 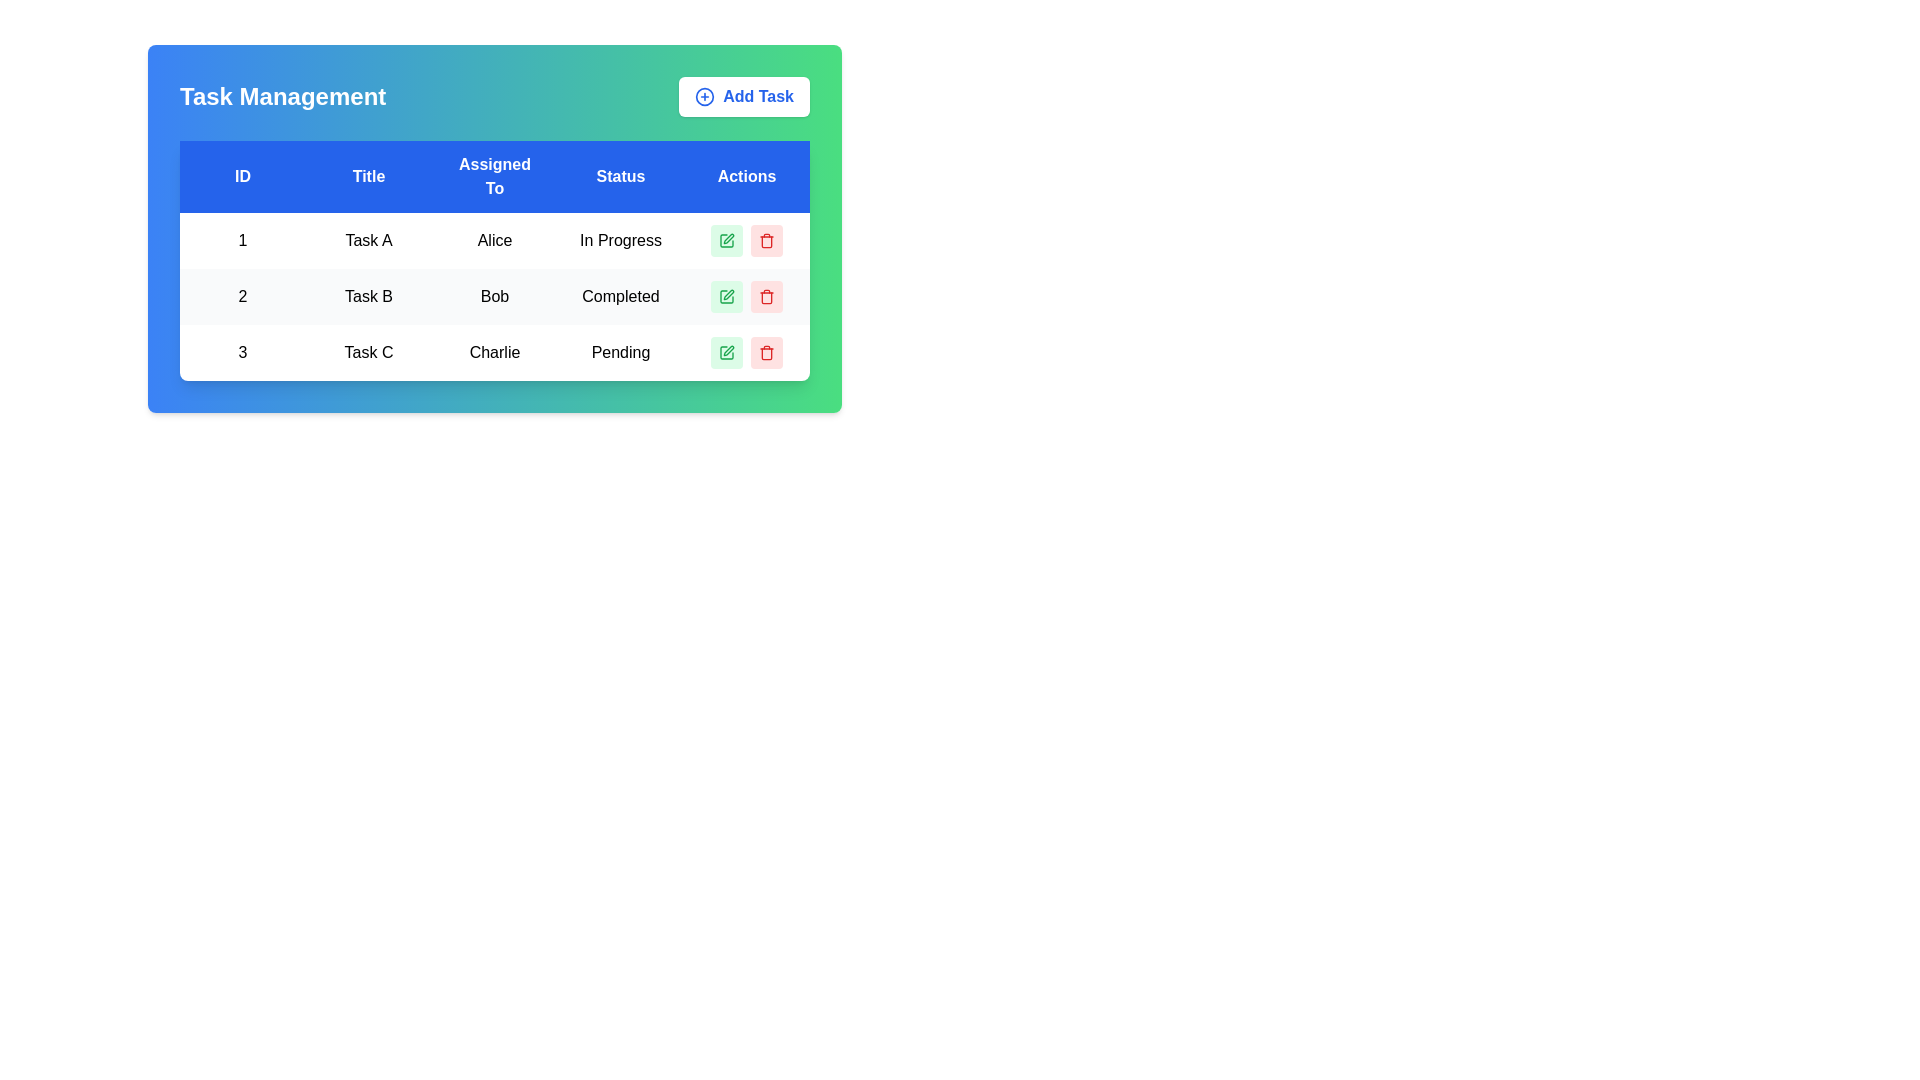 I want to click on the square green button with a pen icon in the 'Actions' column of the first row to visualize its hover effect, so click(x=725, y=239).